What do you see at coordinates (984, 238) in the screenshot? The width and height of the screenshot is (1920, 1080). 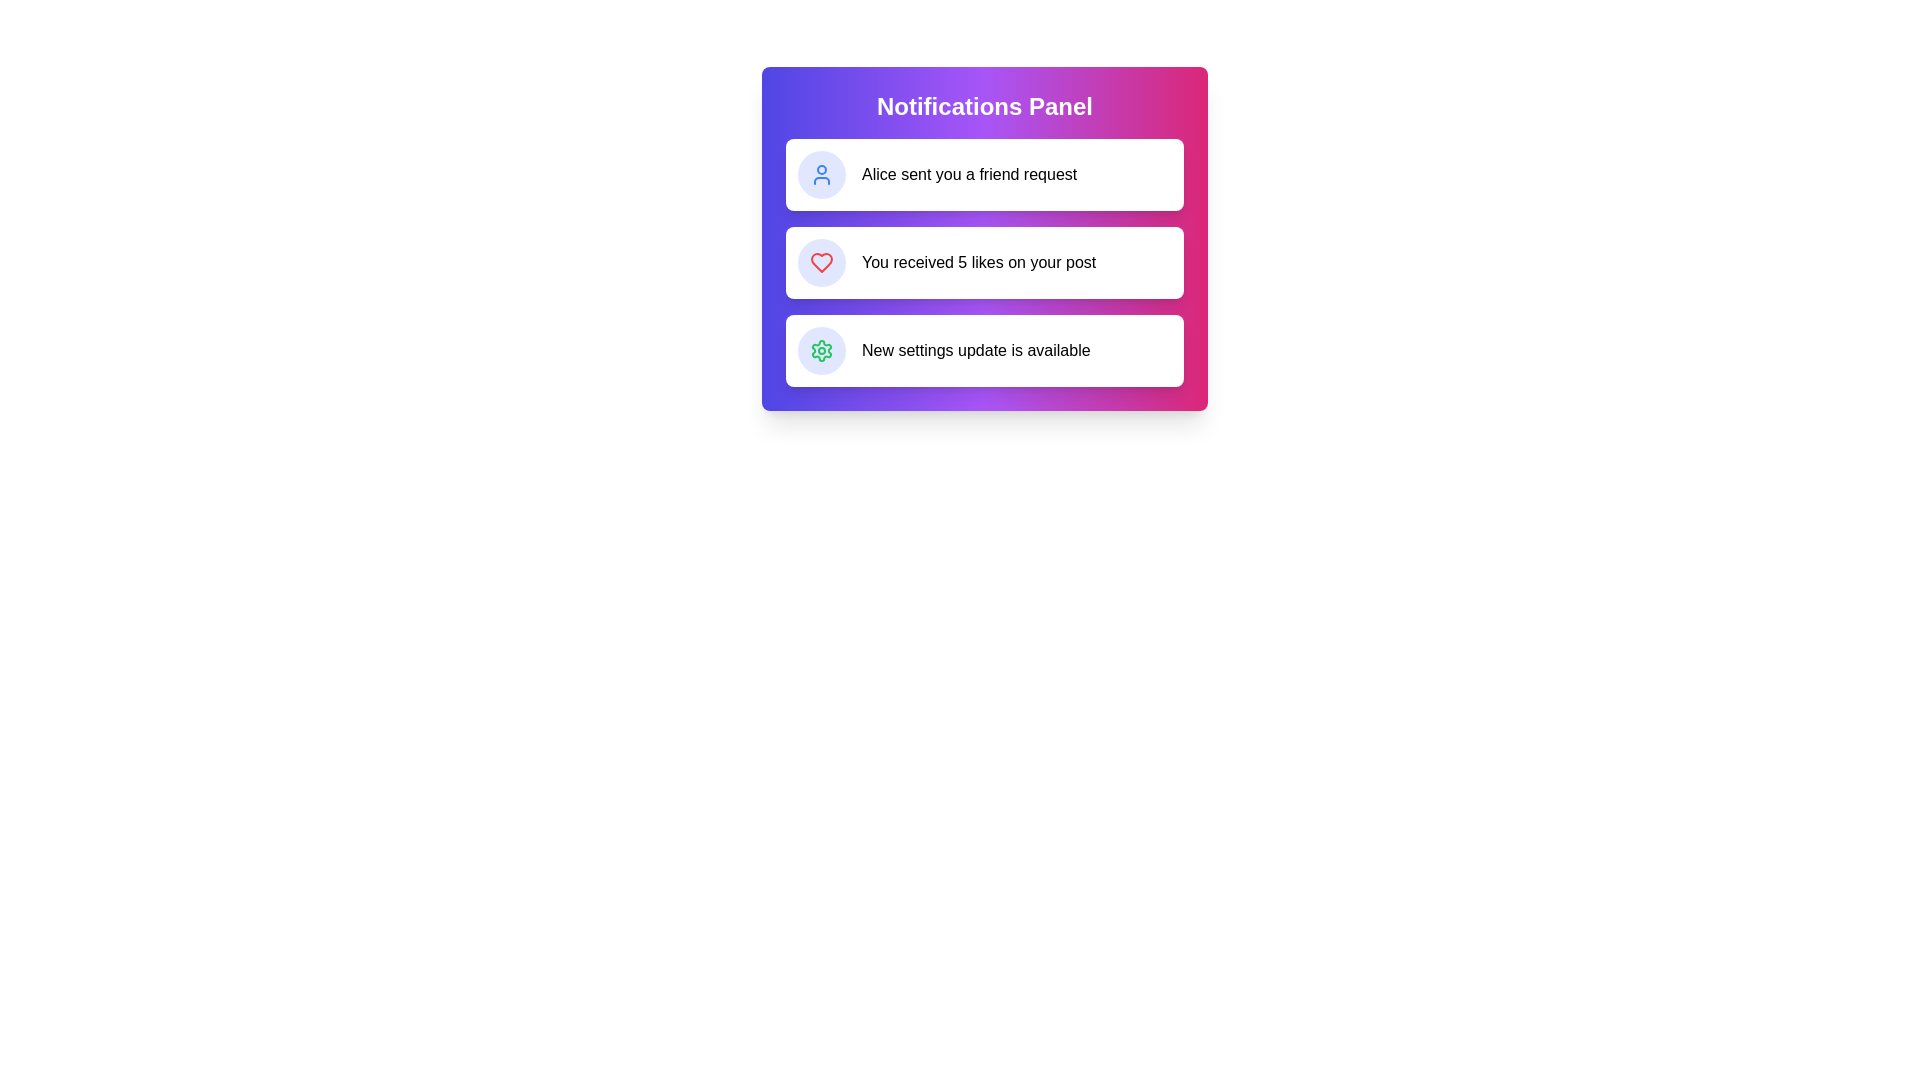 I see `the second notification in the notification section` at bounding box center [984, 238].